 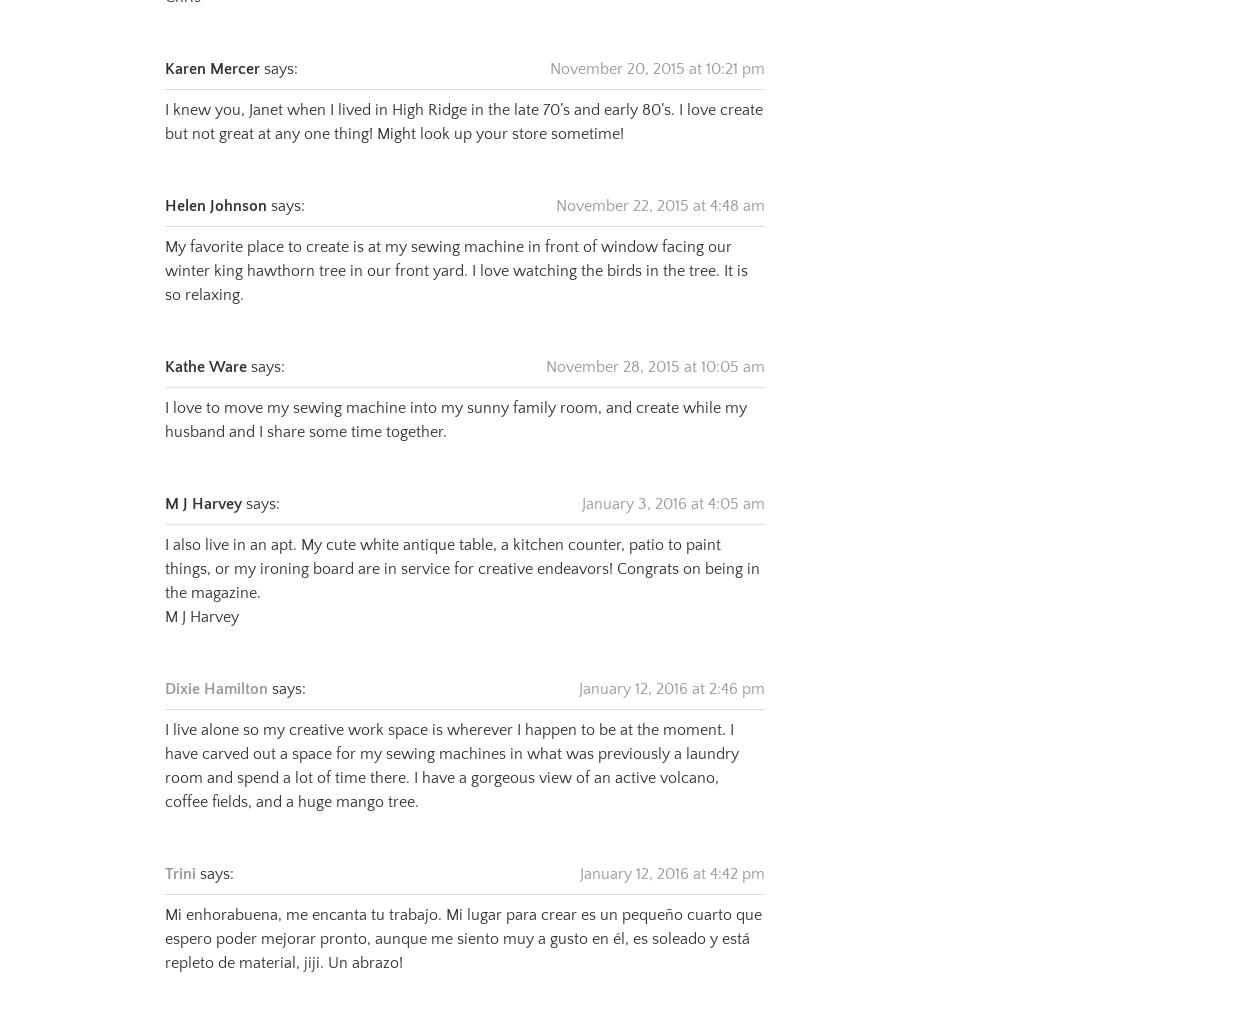 I want to click on 'January 3, 2016 at 4:05 am', so click(x=673, y=478).